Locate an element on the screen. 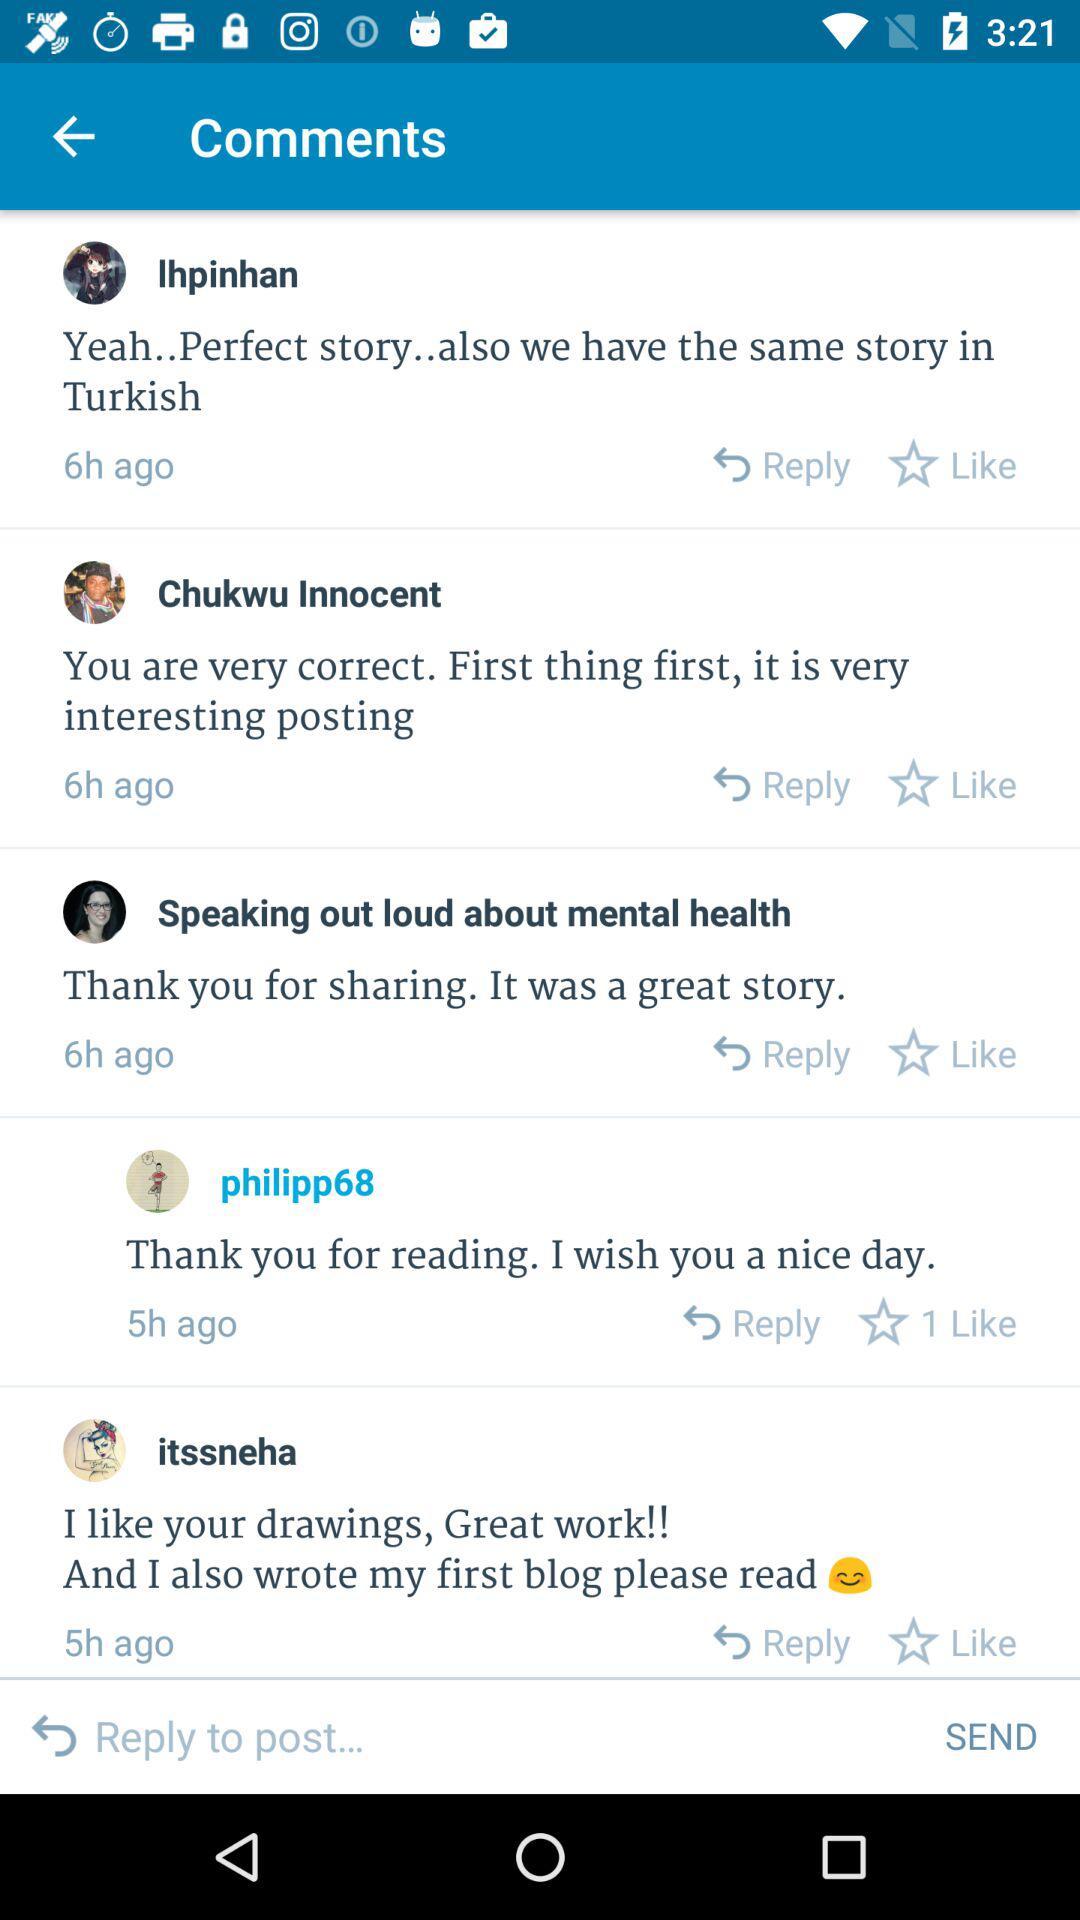  to reply is located at coordinates (730, 1641).